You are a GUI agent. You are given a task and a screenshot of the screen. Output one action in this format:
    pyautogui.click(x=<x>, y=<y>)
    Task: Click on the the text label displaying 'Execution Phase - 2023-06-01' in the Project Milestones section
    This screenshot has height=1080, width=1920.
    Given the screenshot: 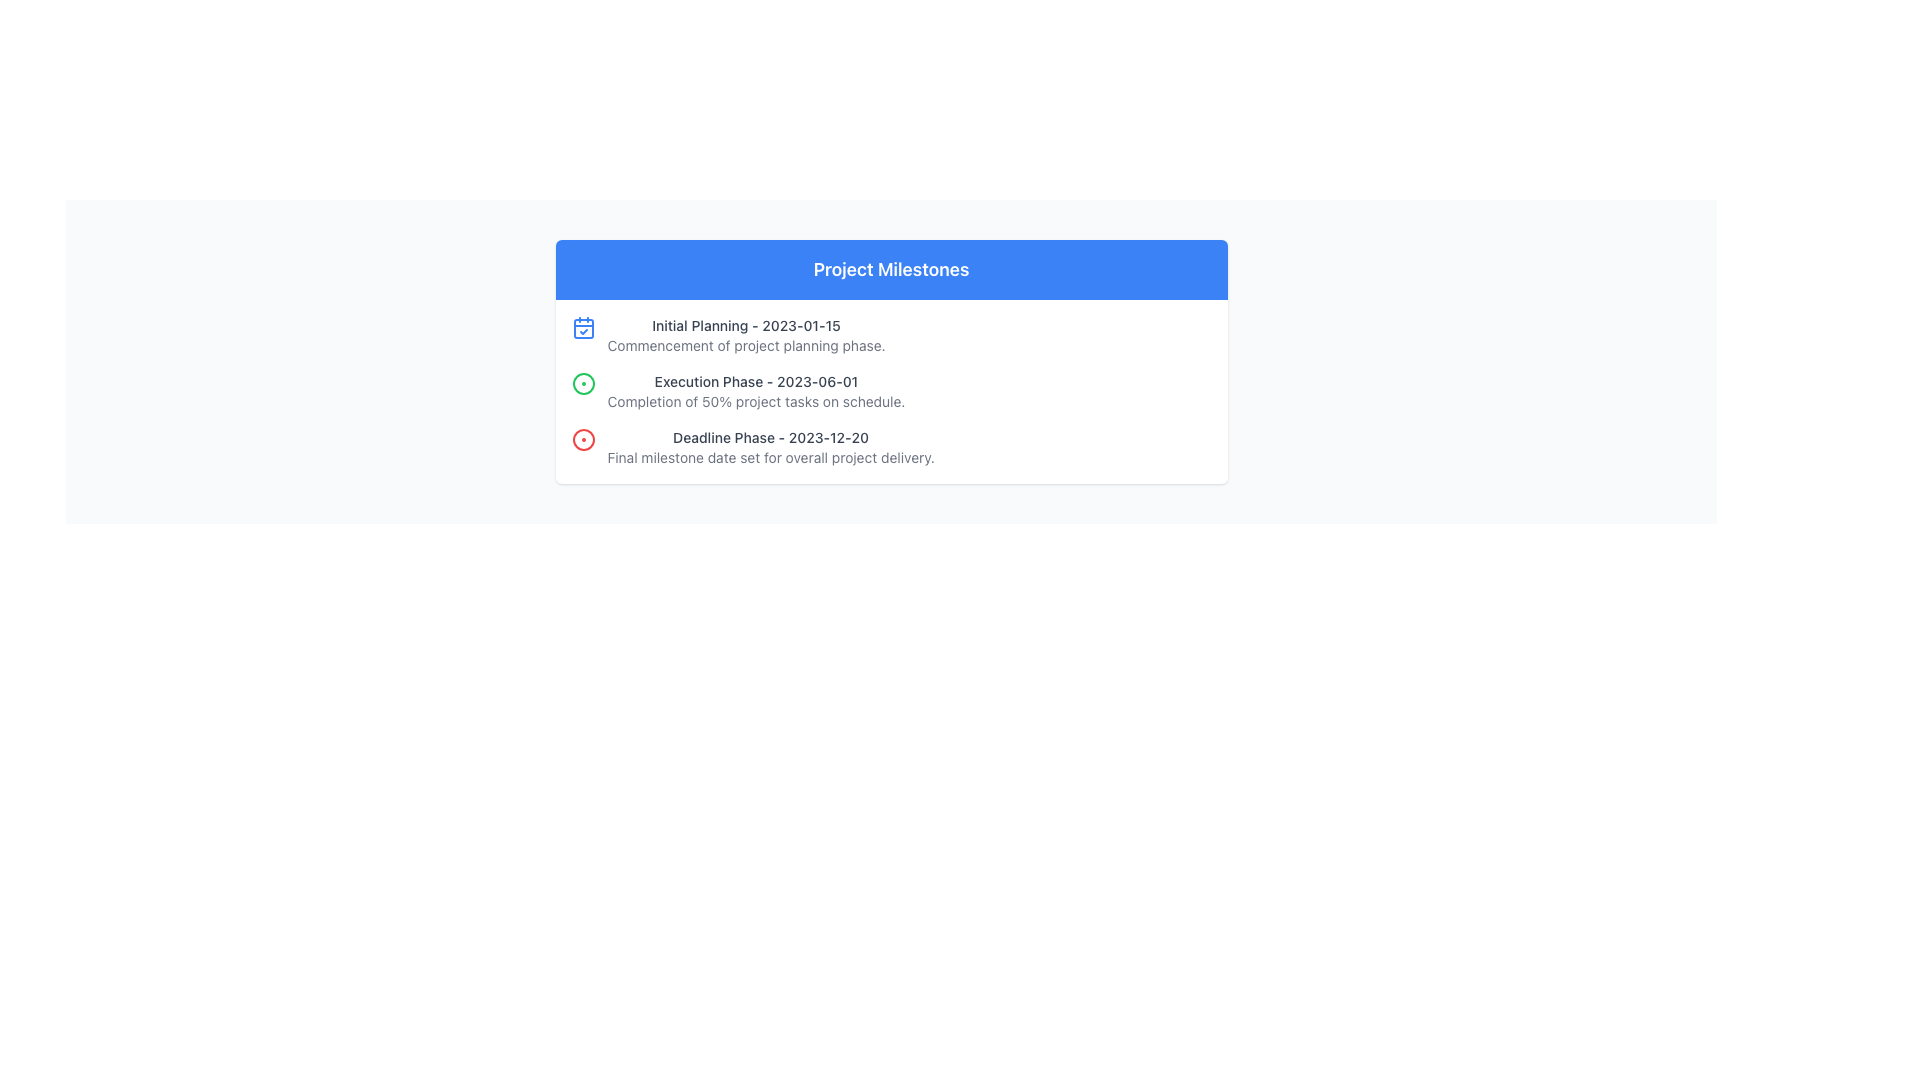 What is the action you would take?
    pyautogui.click(x=755, y=381)
    